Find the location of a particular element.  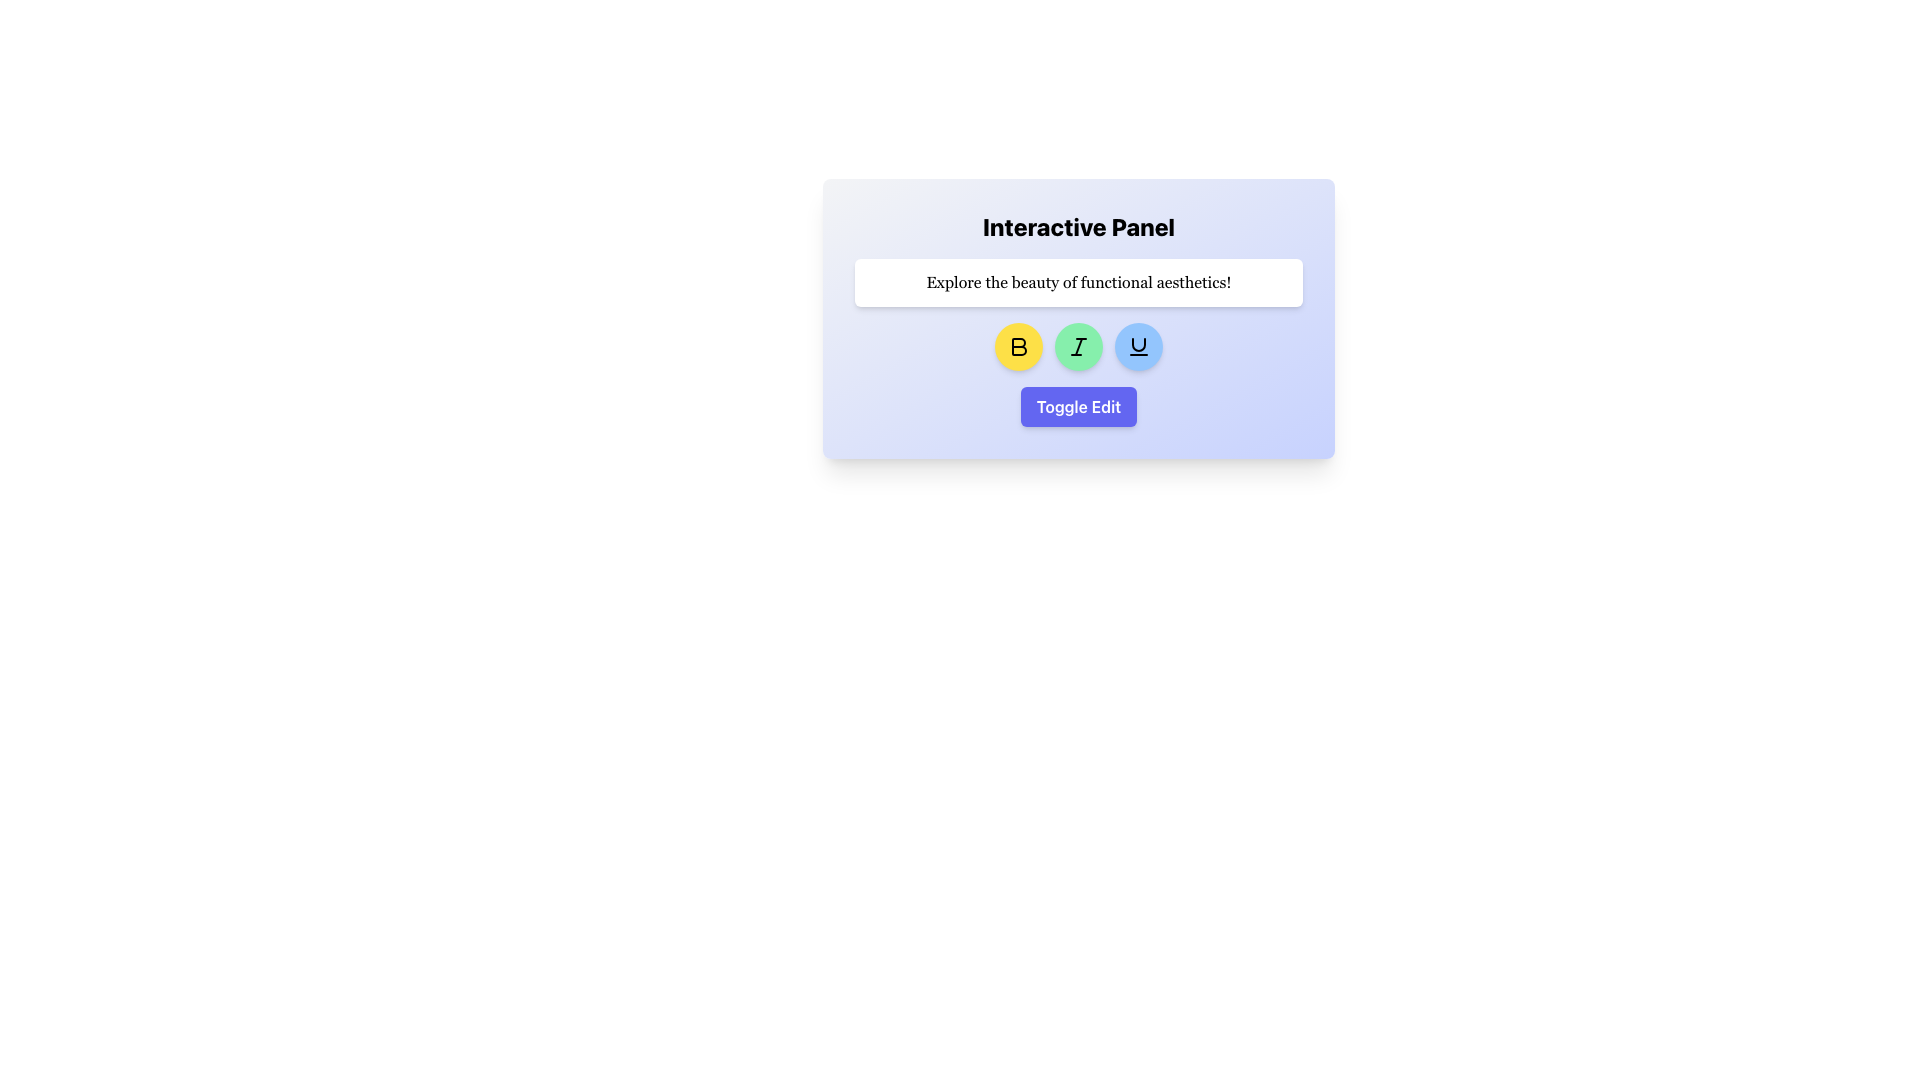

the 'Italic' button icon element, which is the second button from the left in the text styling options below the text box is located at coordinates (1078, 346).